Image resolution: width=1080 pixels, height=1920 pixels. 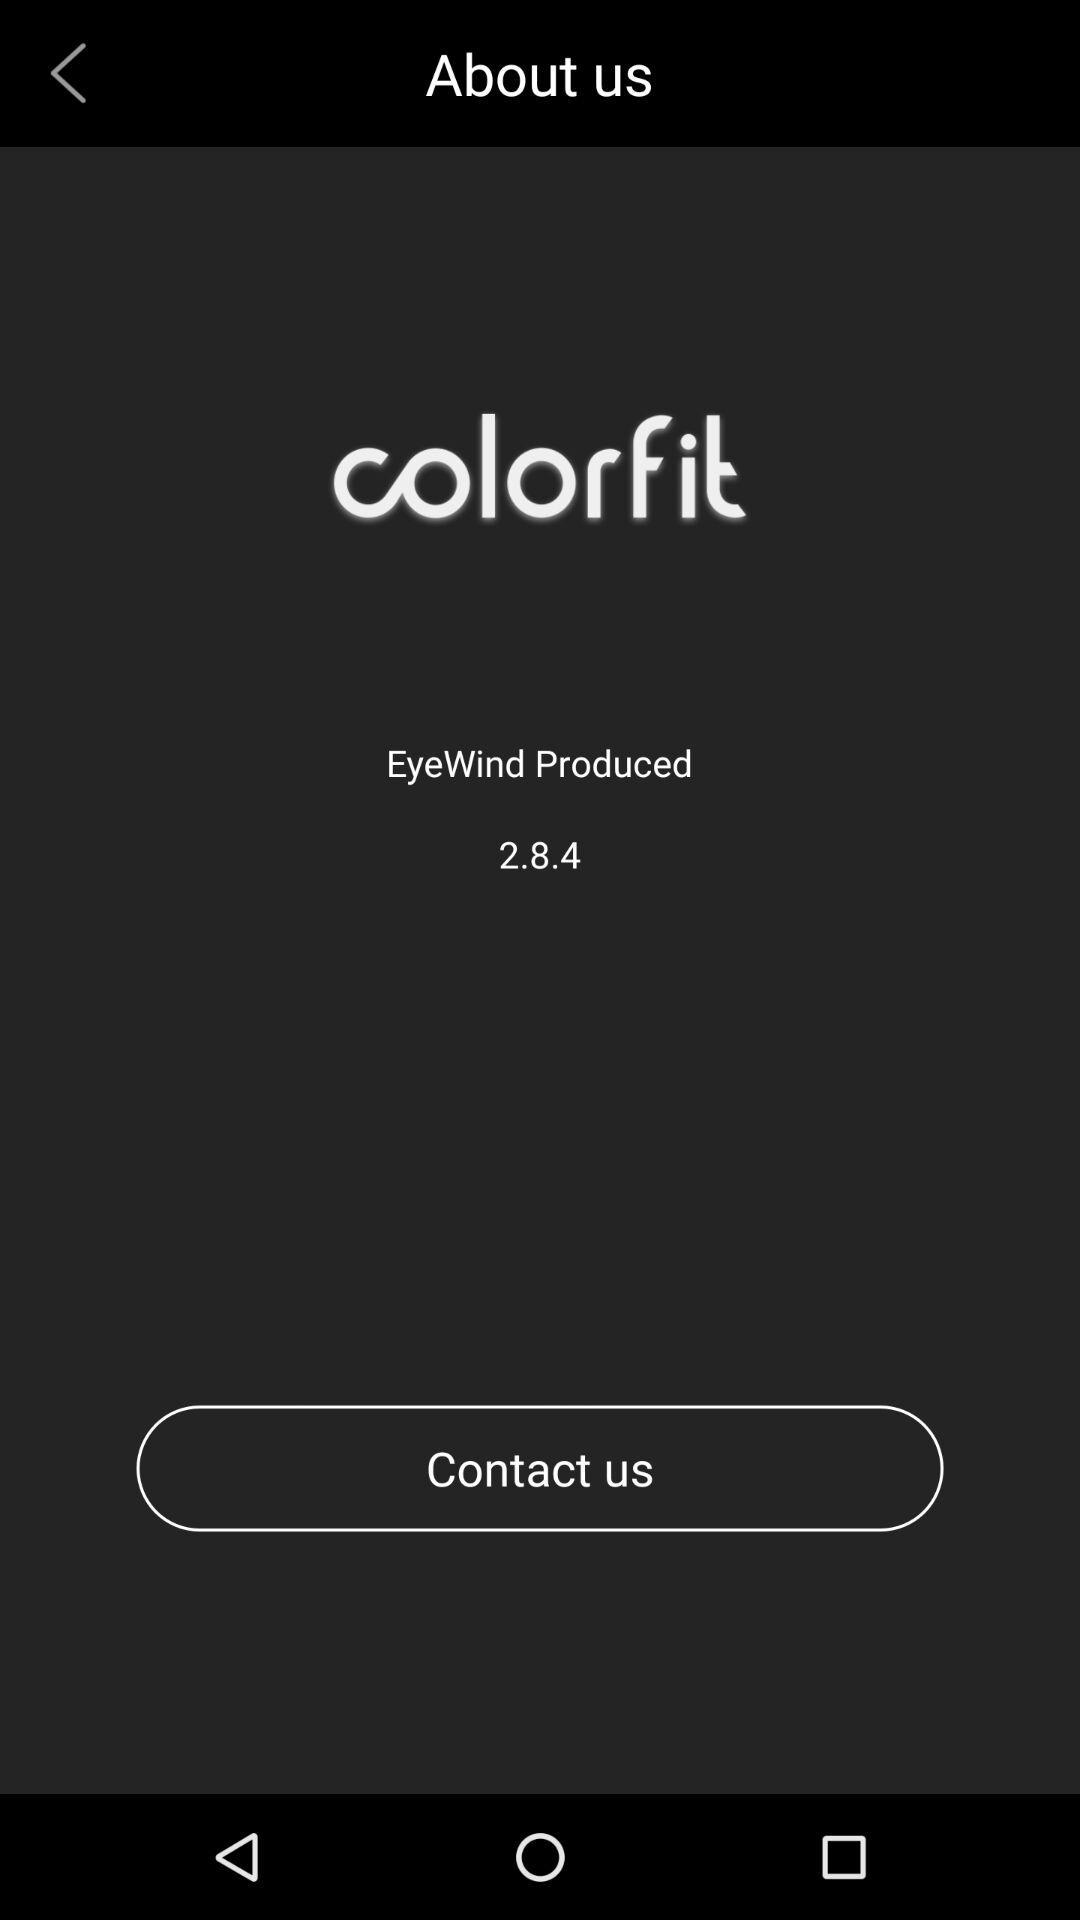 I want to click on the icon to the left of about us icon, so click(x=75, y=73).